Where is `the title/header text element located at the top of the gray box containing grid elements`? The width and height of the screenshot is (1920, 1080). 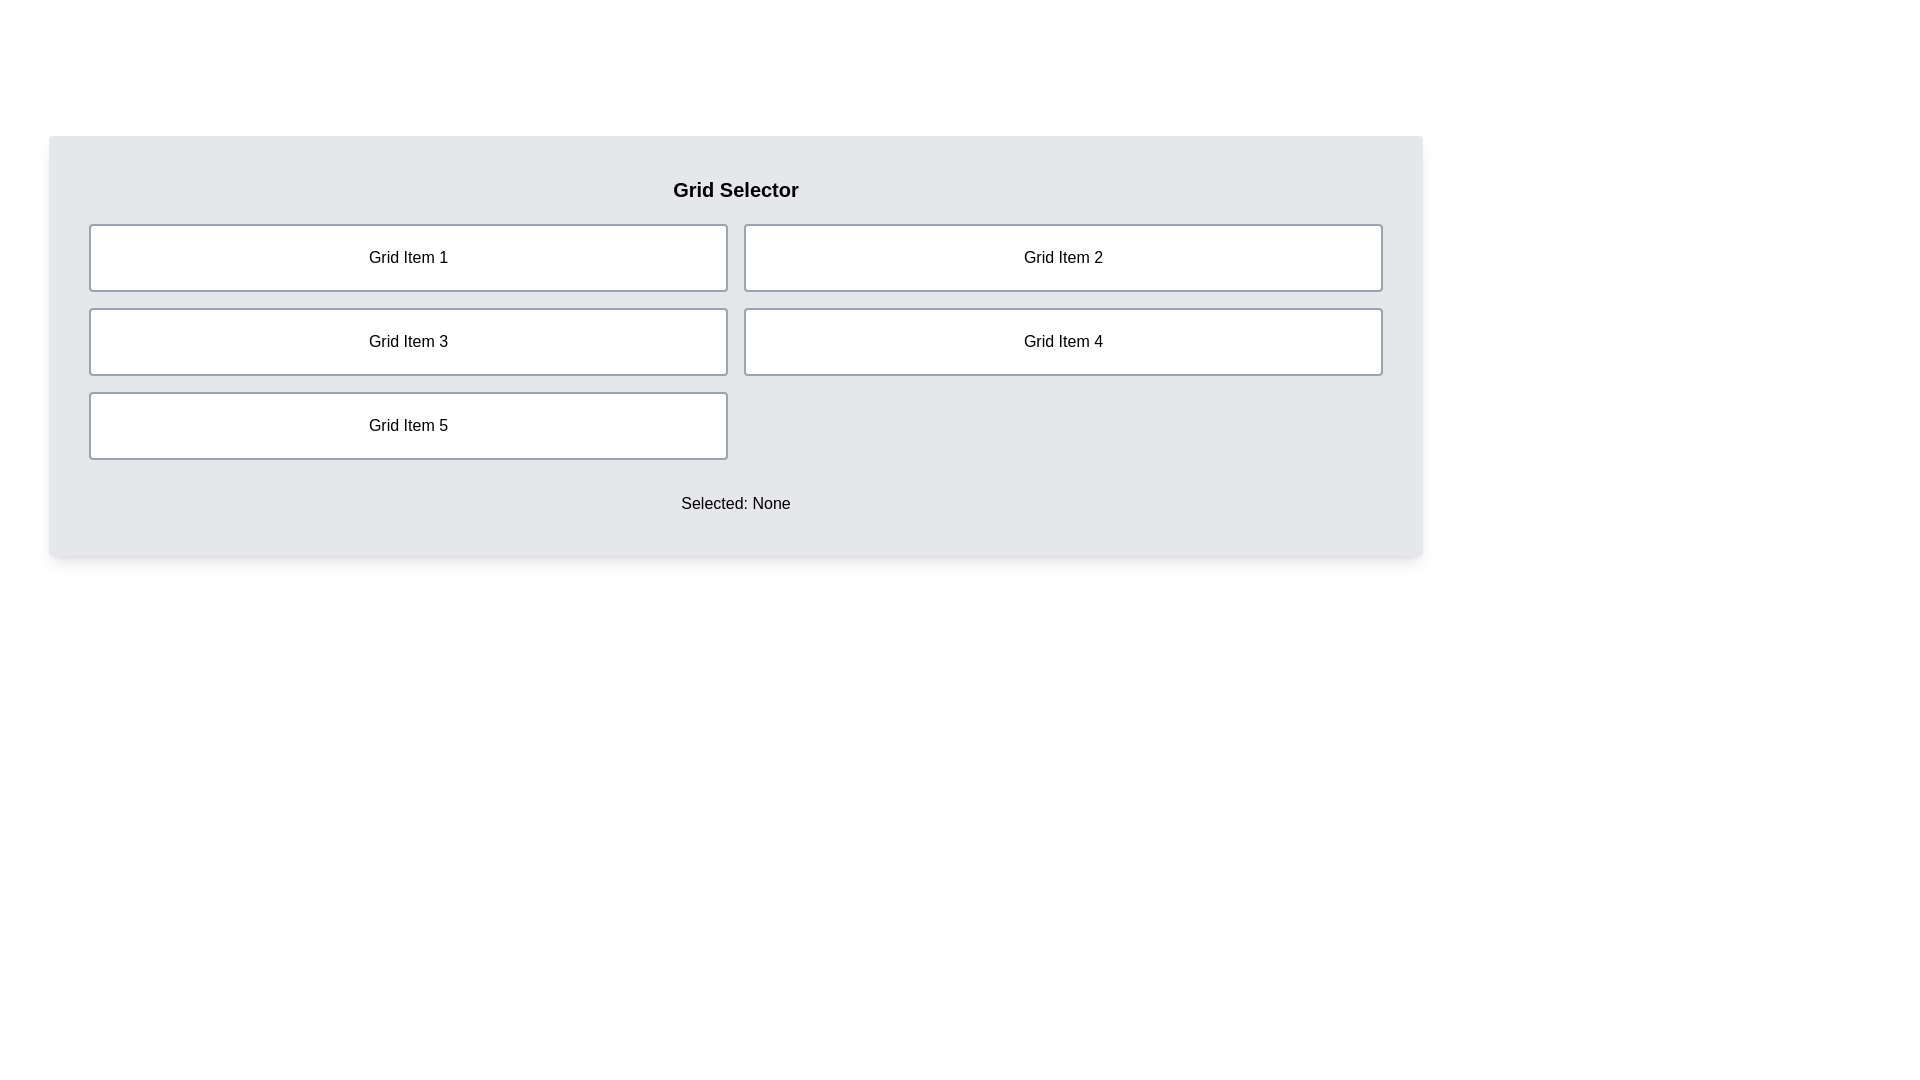
the title/header text element located at the top of the gray box containing grid elements is located at coordinates (734, 189).